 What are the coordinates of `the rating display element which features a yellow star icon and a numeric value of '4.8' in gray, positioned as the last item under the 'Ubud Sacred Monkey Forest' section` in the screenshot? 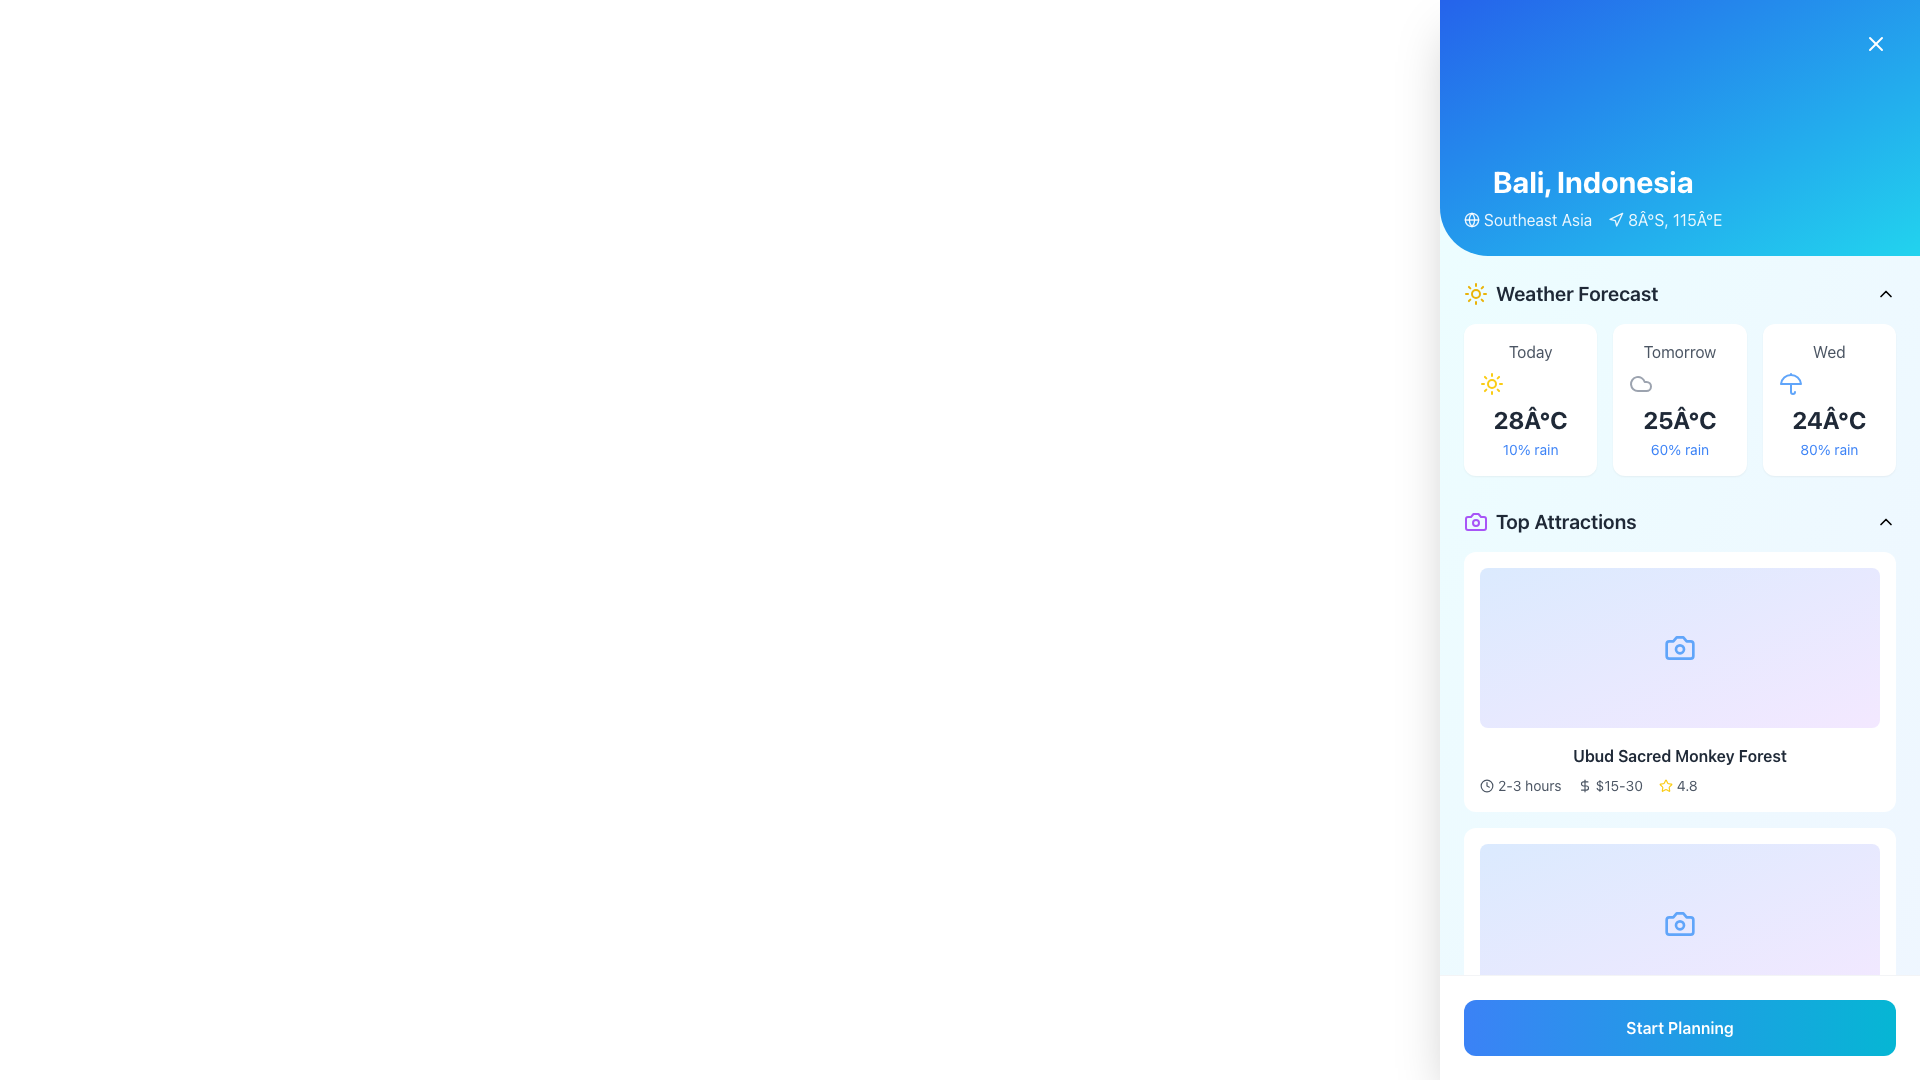 It's located at (1678, 785).